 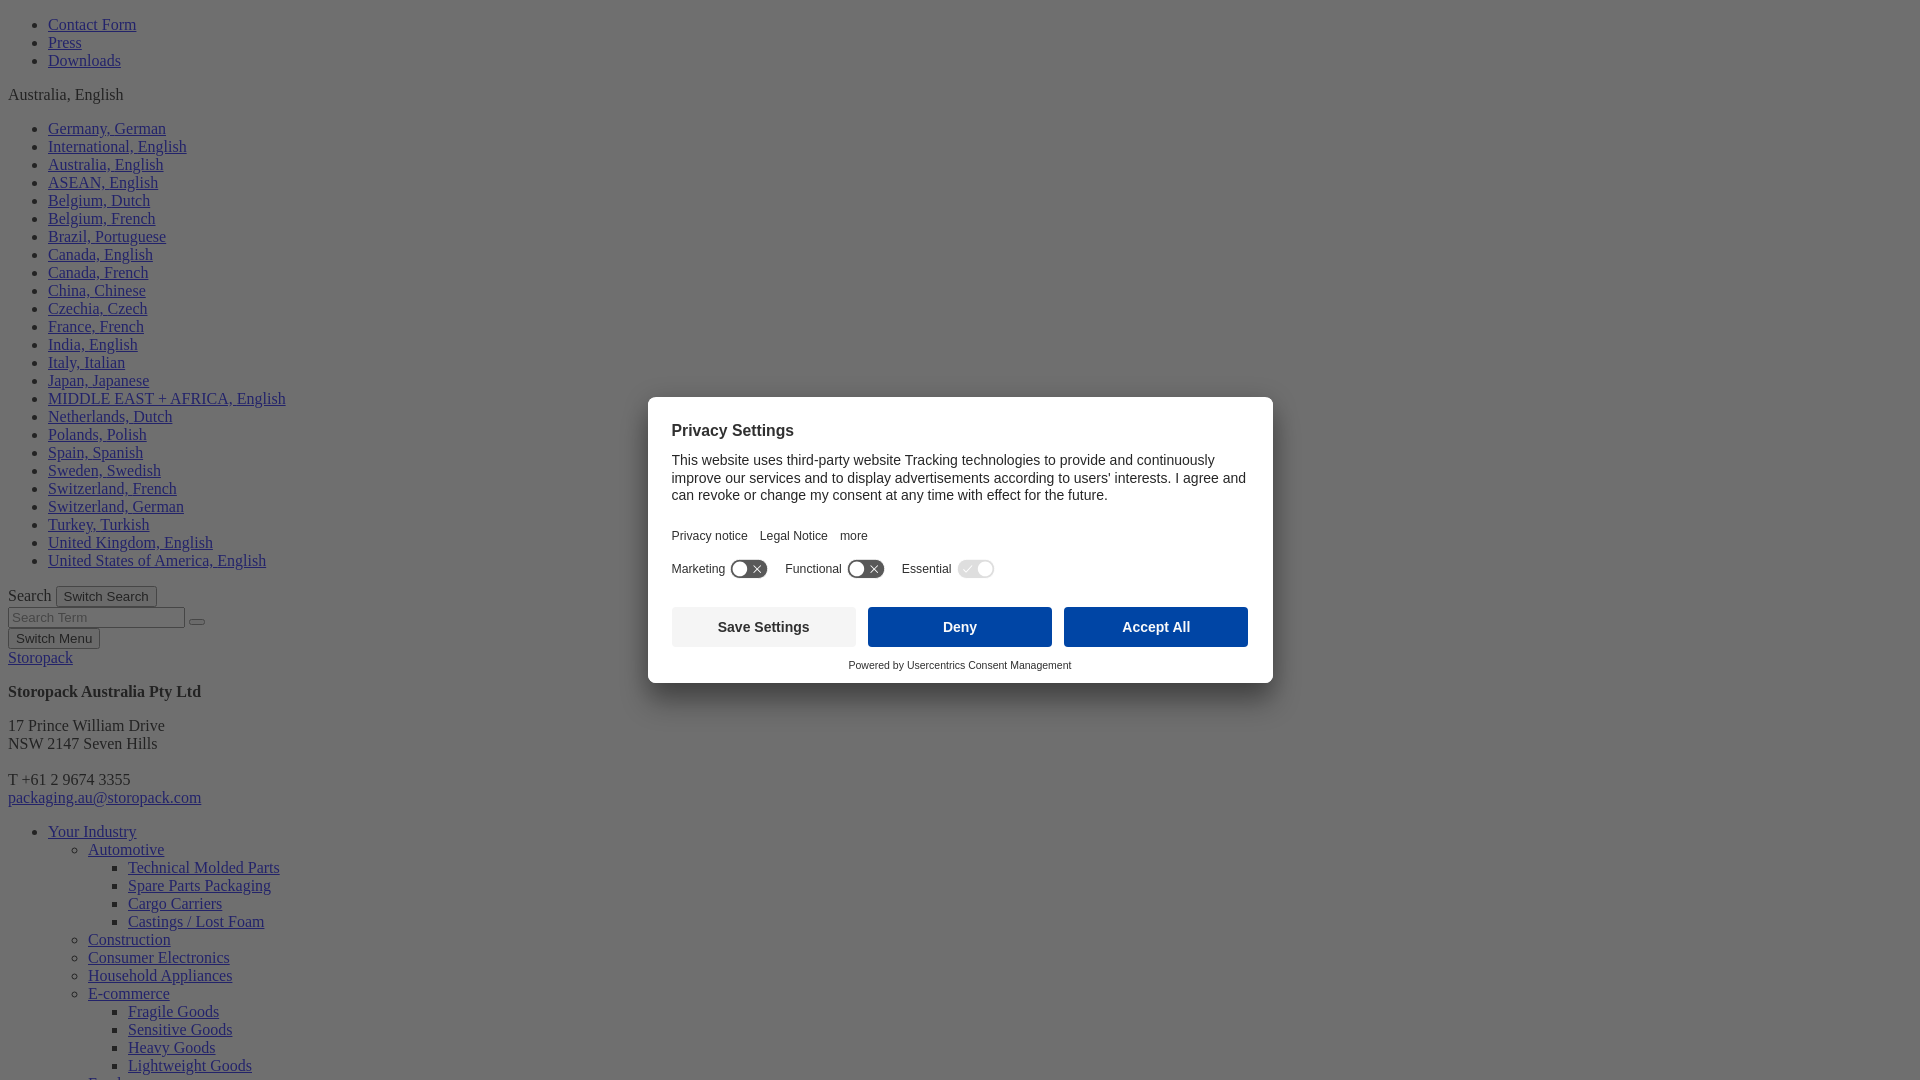 What do you see at coordinates (128, 939) in the screenshot?
I see `'Construction'` at bounding box center [128, 939].